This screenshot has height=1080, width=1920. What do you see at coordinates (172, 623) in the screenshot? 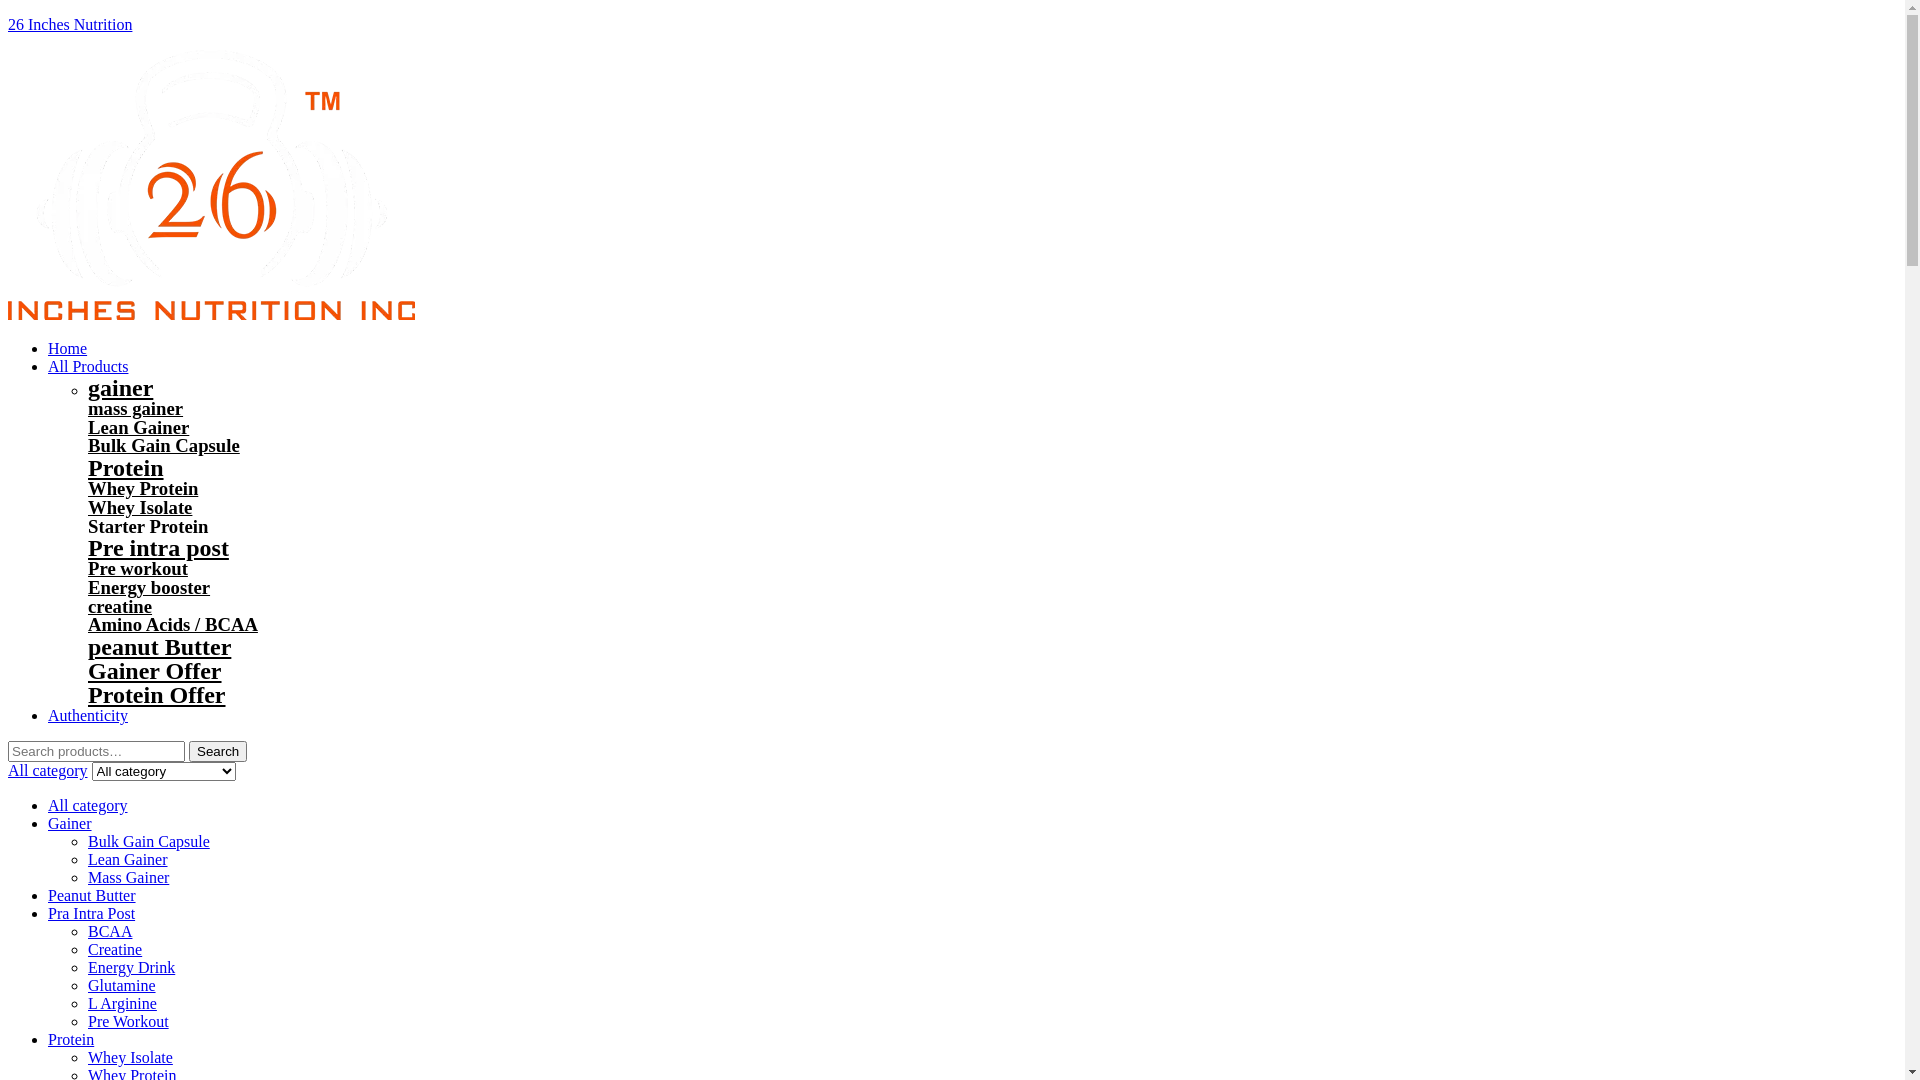
I see `'Amino Acids / BCAA'` at bounding box center [172, 623].